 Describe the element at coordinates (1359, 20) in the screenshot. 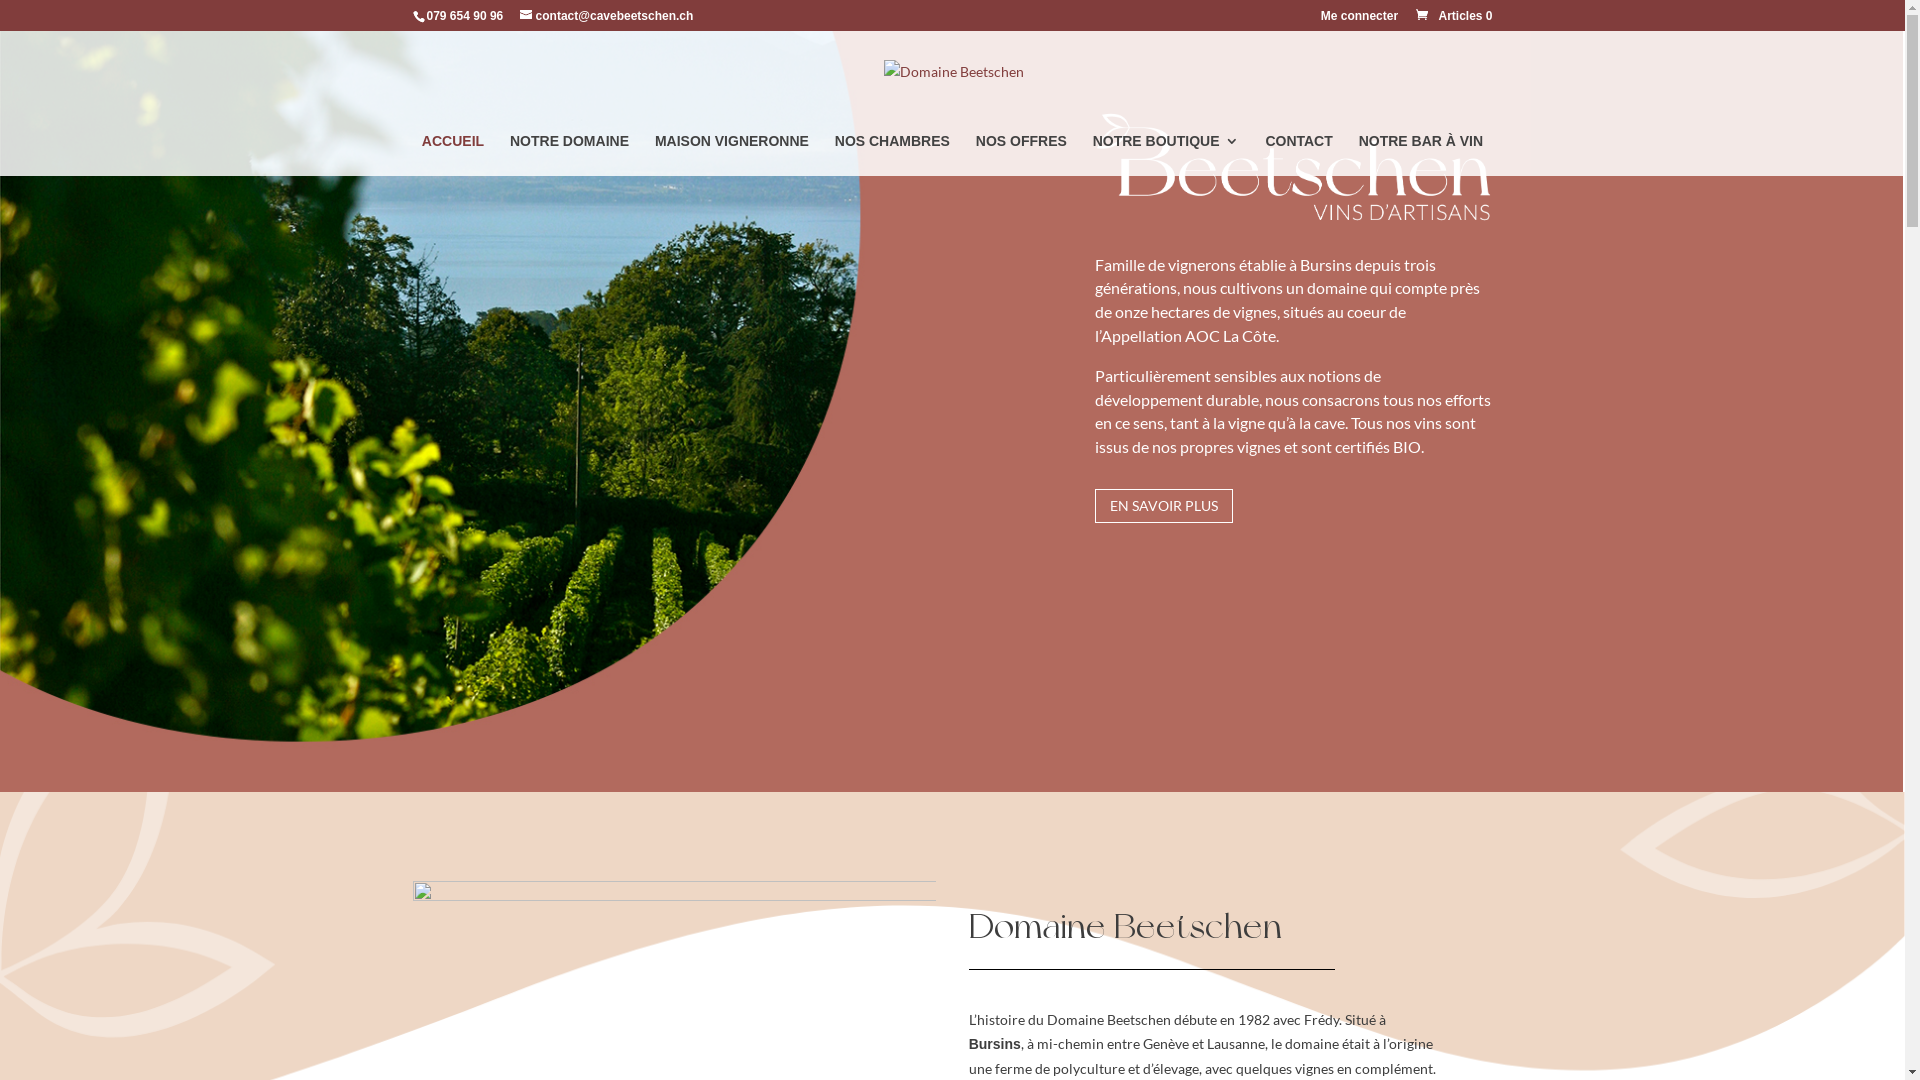

I see `'Me connecter'` at that location.